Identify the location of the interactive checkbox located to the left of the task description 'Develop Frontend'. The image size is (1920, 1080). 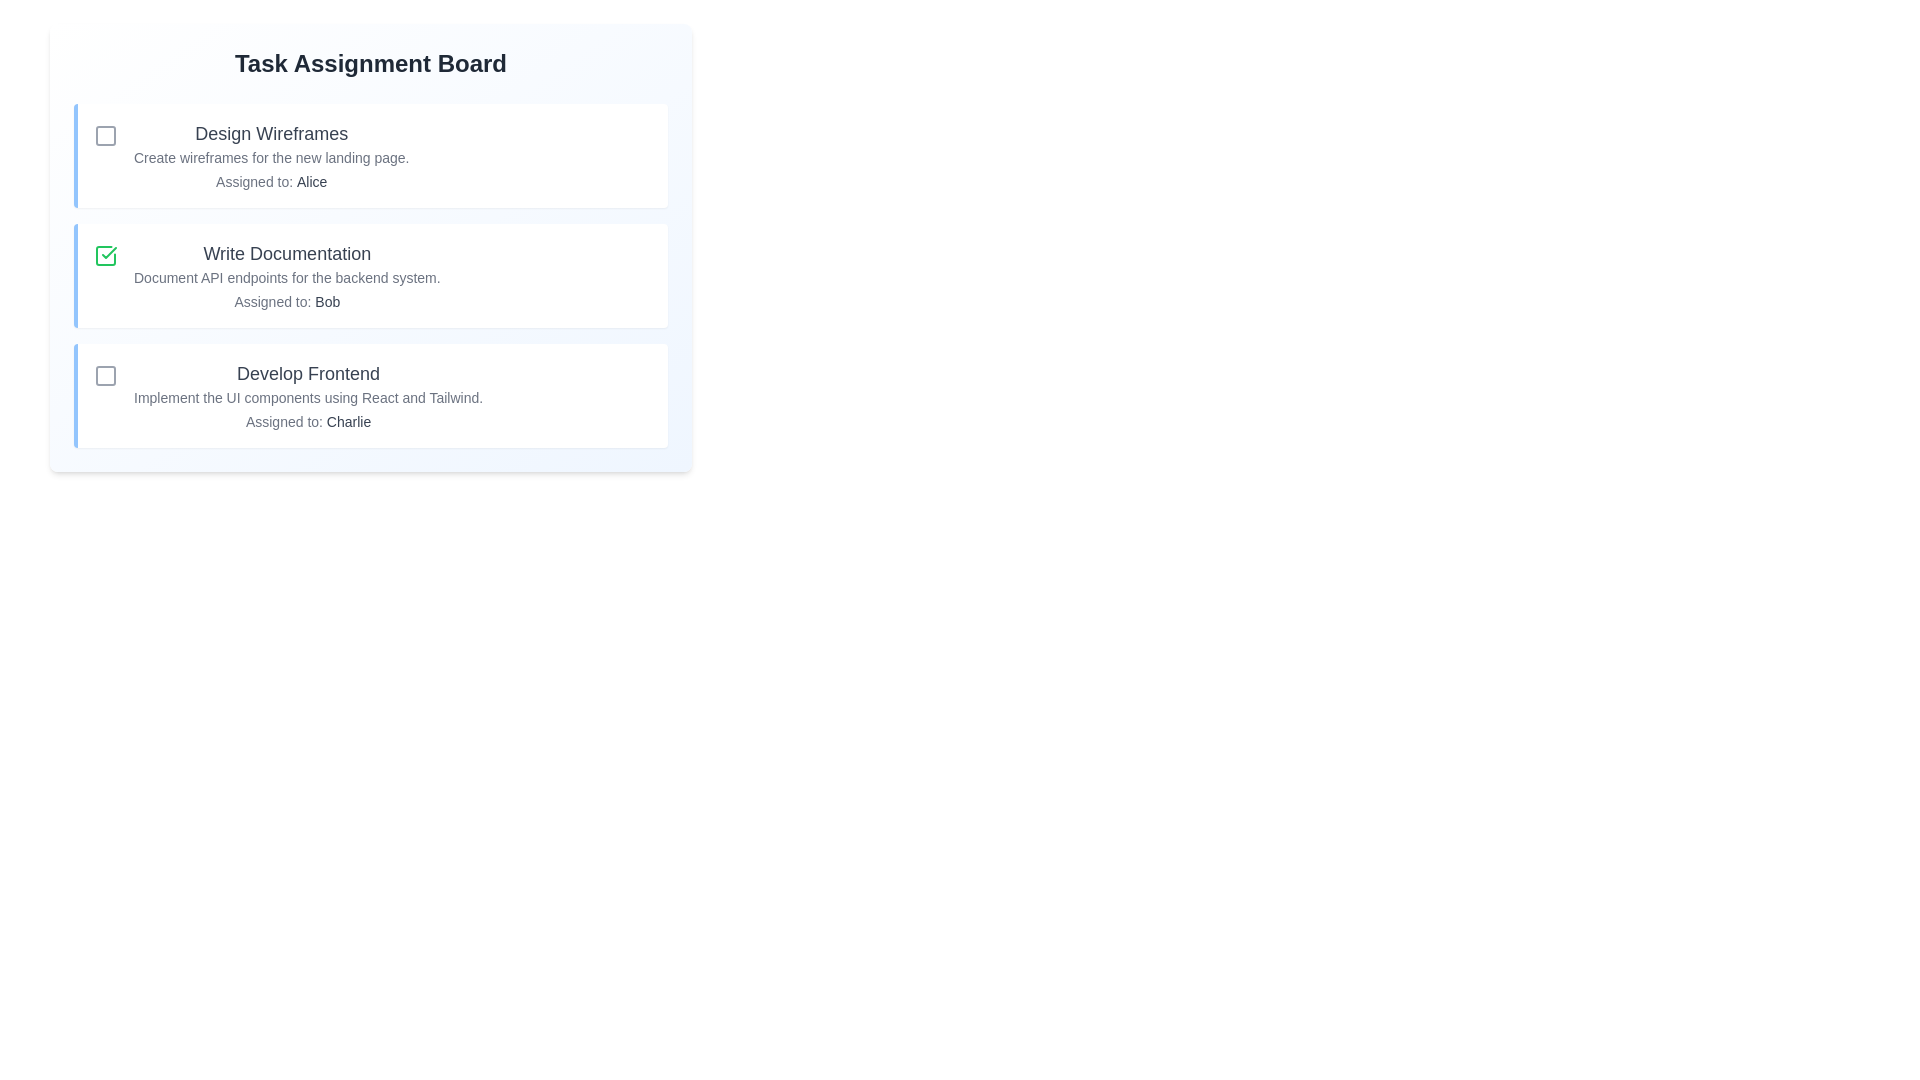
(104, 375).